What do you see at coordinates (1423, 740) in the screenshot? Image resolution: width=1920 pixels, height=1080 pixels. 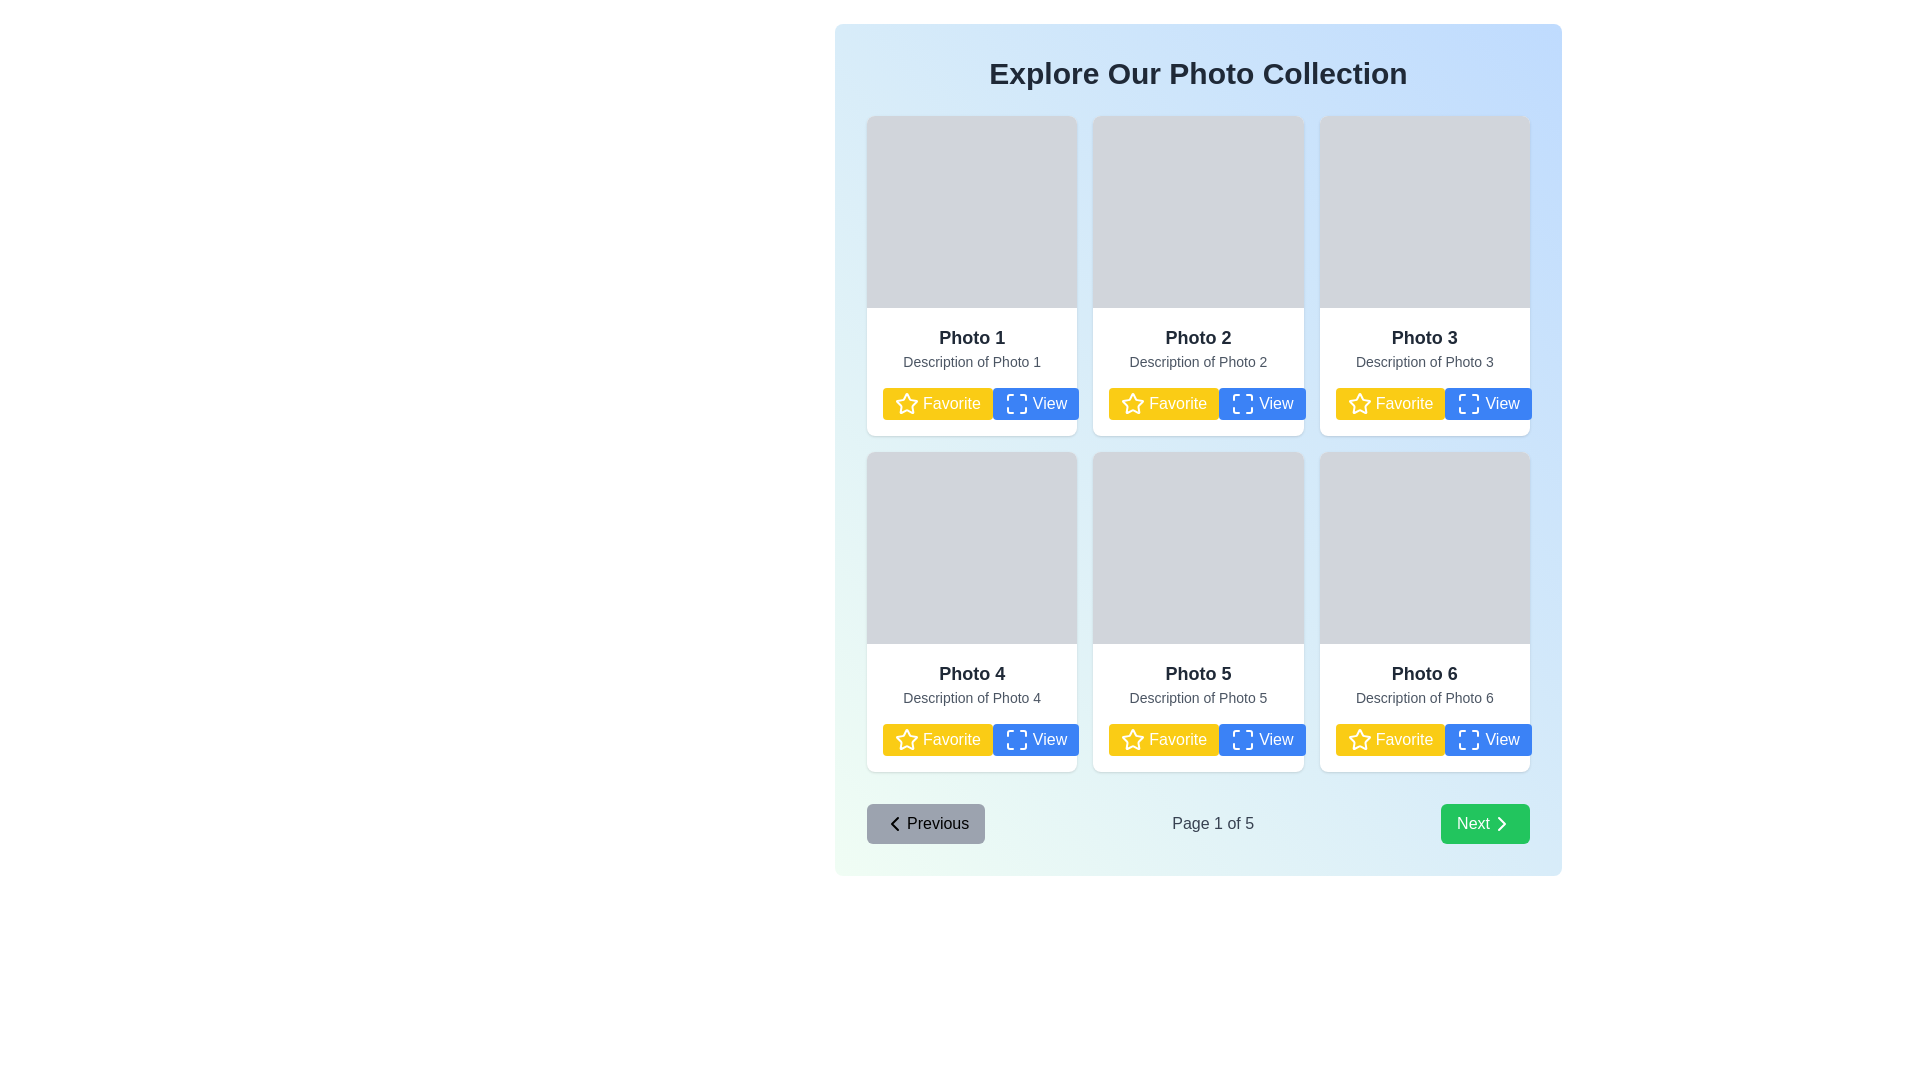 I see `the bright yellow 'Favorite' button with a white star icon to mark the photo as favorite` at bounding box center [1423, 740].